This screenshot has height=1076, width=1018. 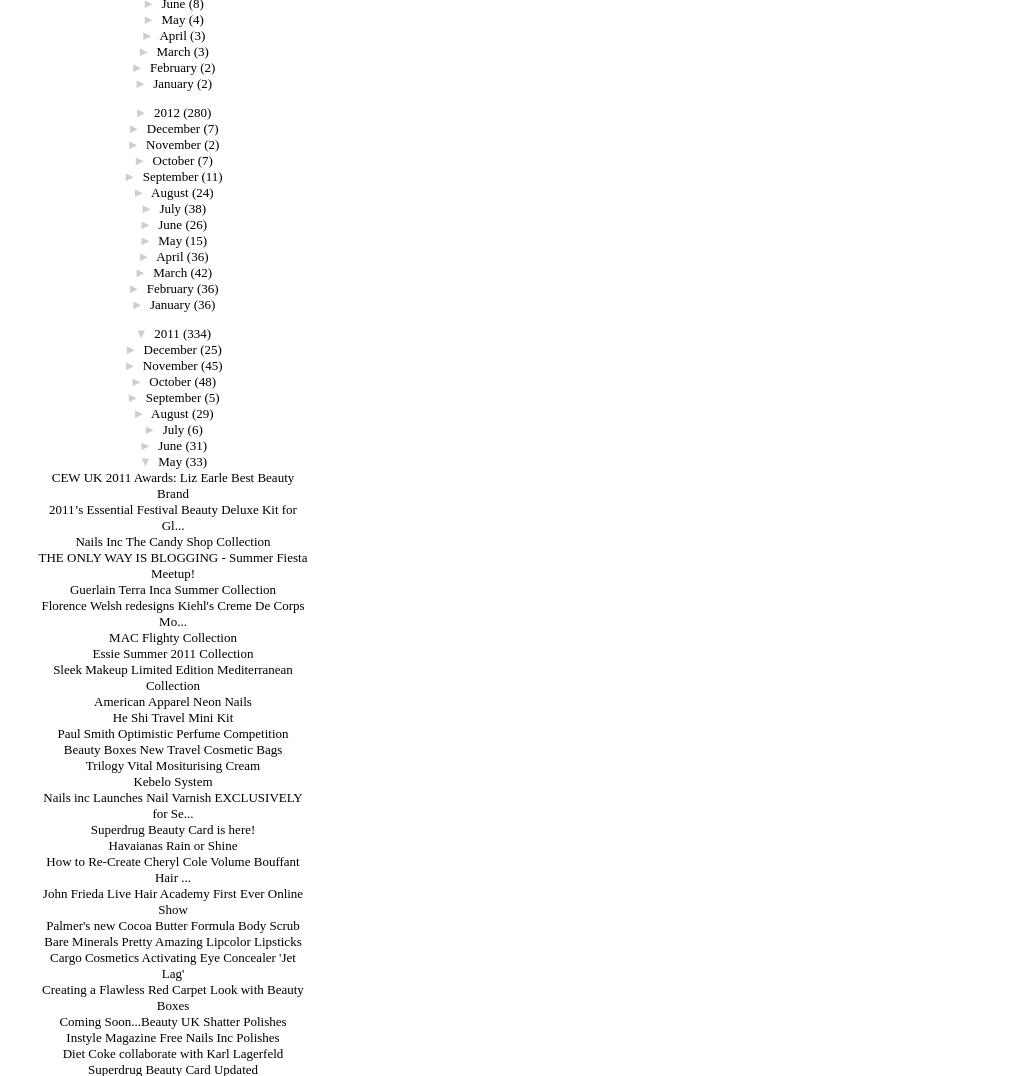 What do you see at coordinates (172, 924) in the screenshot?
I see `'Palmer's new Cocoa Butter Formula Body Scrub'` at bounding box center [172, 924].